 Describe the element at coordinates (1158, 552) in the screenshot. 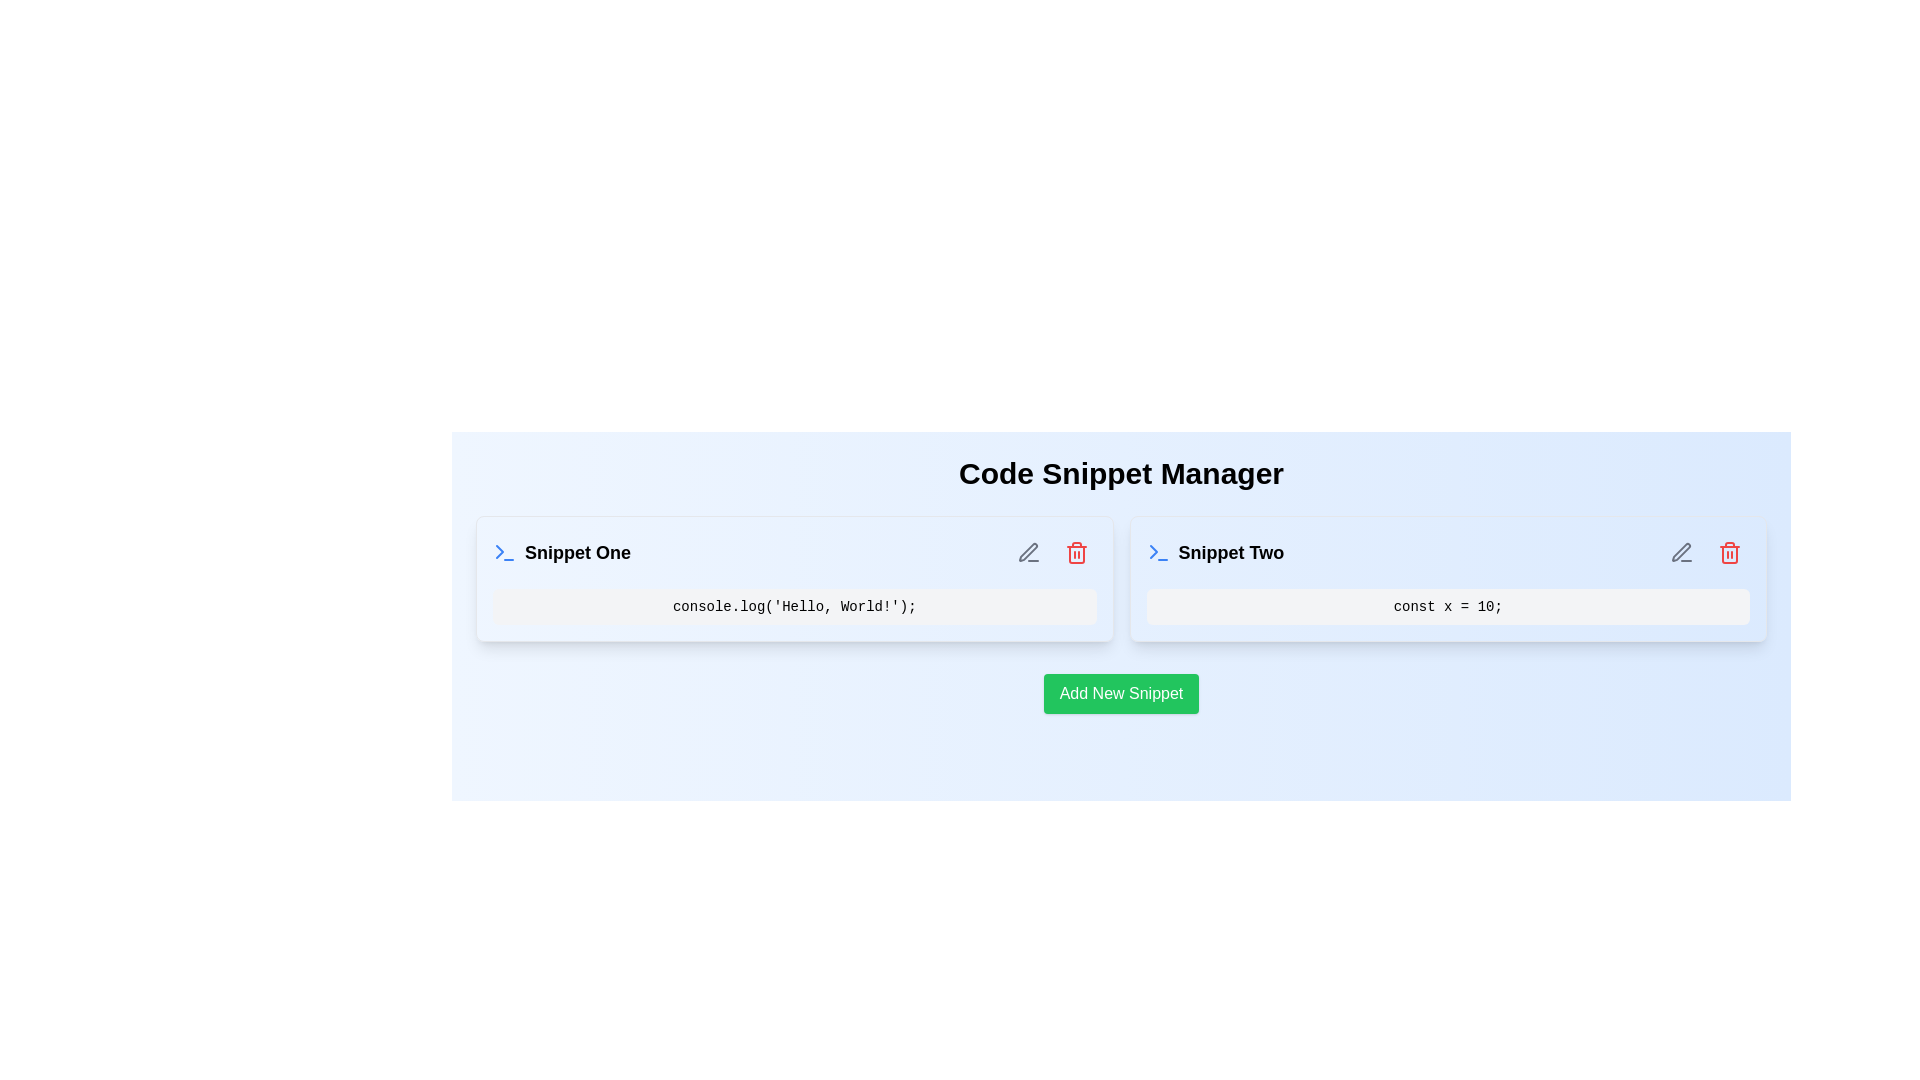

I see `the terminal prompt icon, which is a small vibrant blue icon with a rightward pointing arrow, located immediately to the left of the text label 'Snippet Two'` at that location.